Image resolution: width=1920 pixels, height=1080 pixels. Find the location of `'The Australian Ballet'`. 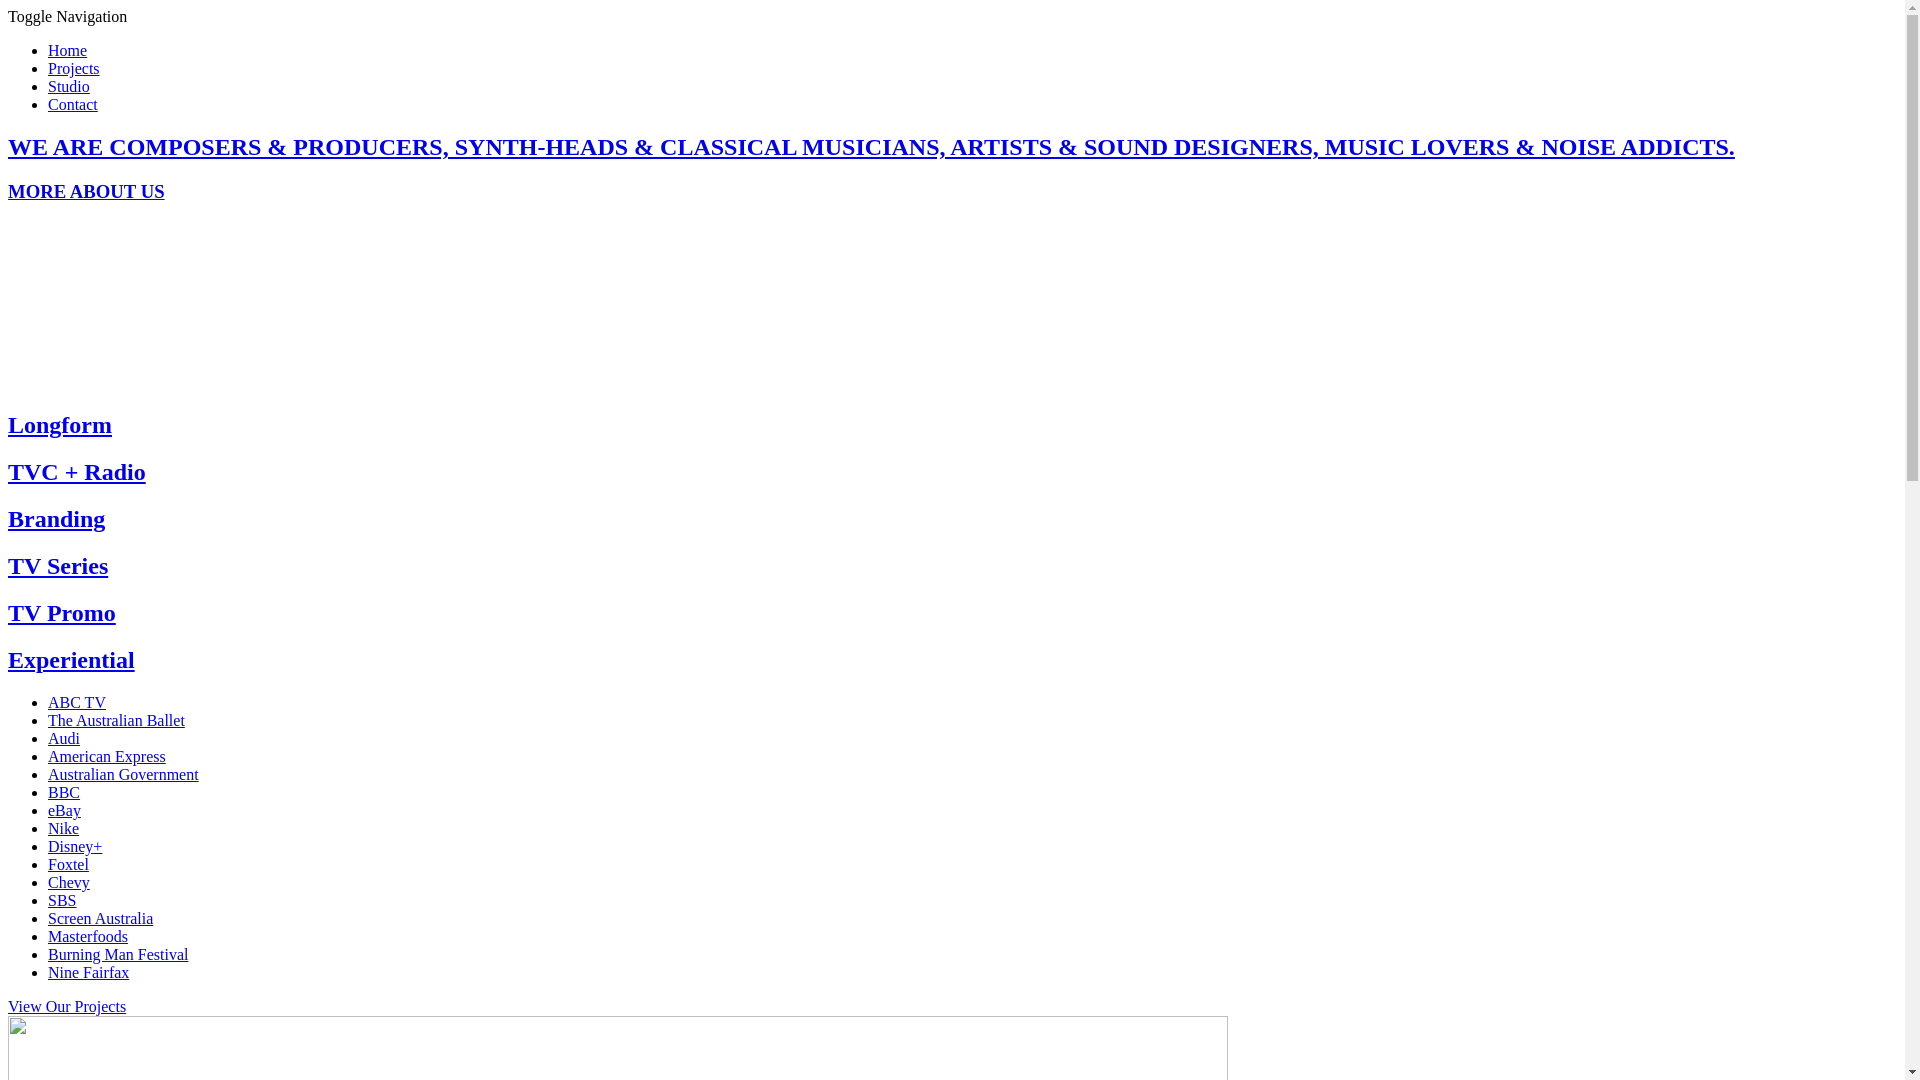

'The Australian Ballet' is located at coordinates (115, 720).